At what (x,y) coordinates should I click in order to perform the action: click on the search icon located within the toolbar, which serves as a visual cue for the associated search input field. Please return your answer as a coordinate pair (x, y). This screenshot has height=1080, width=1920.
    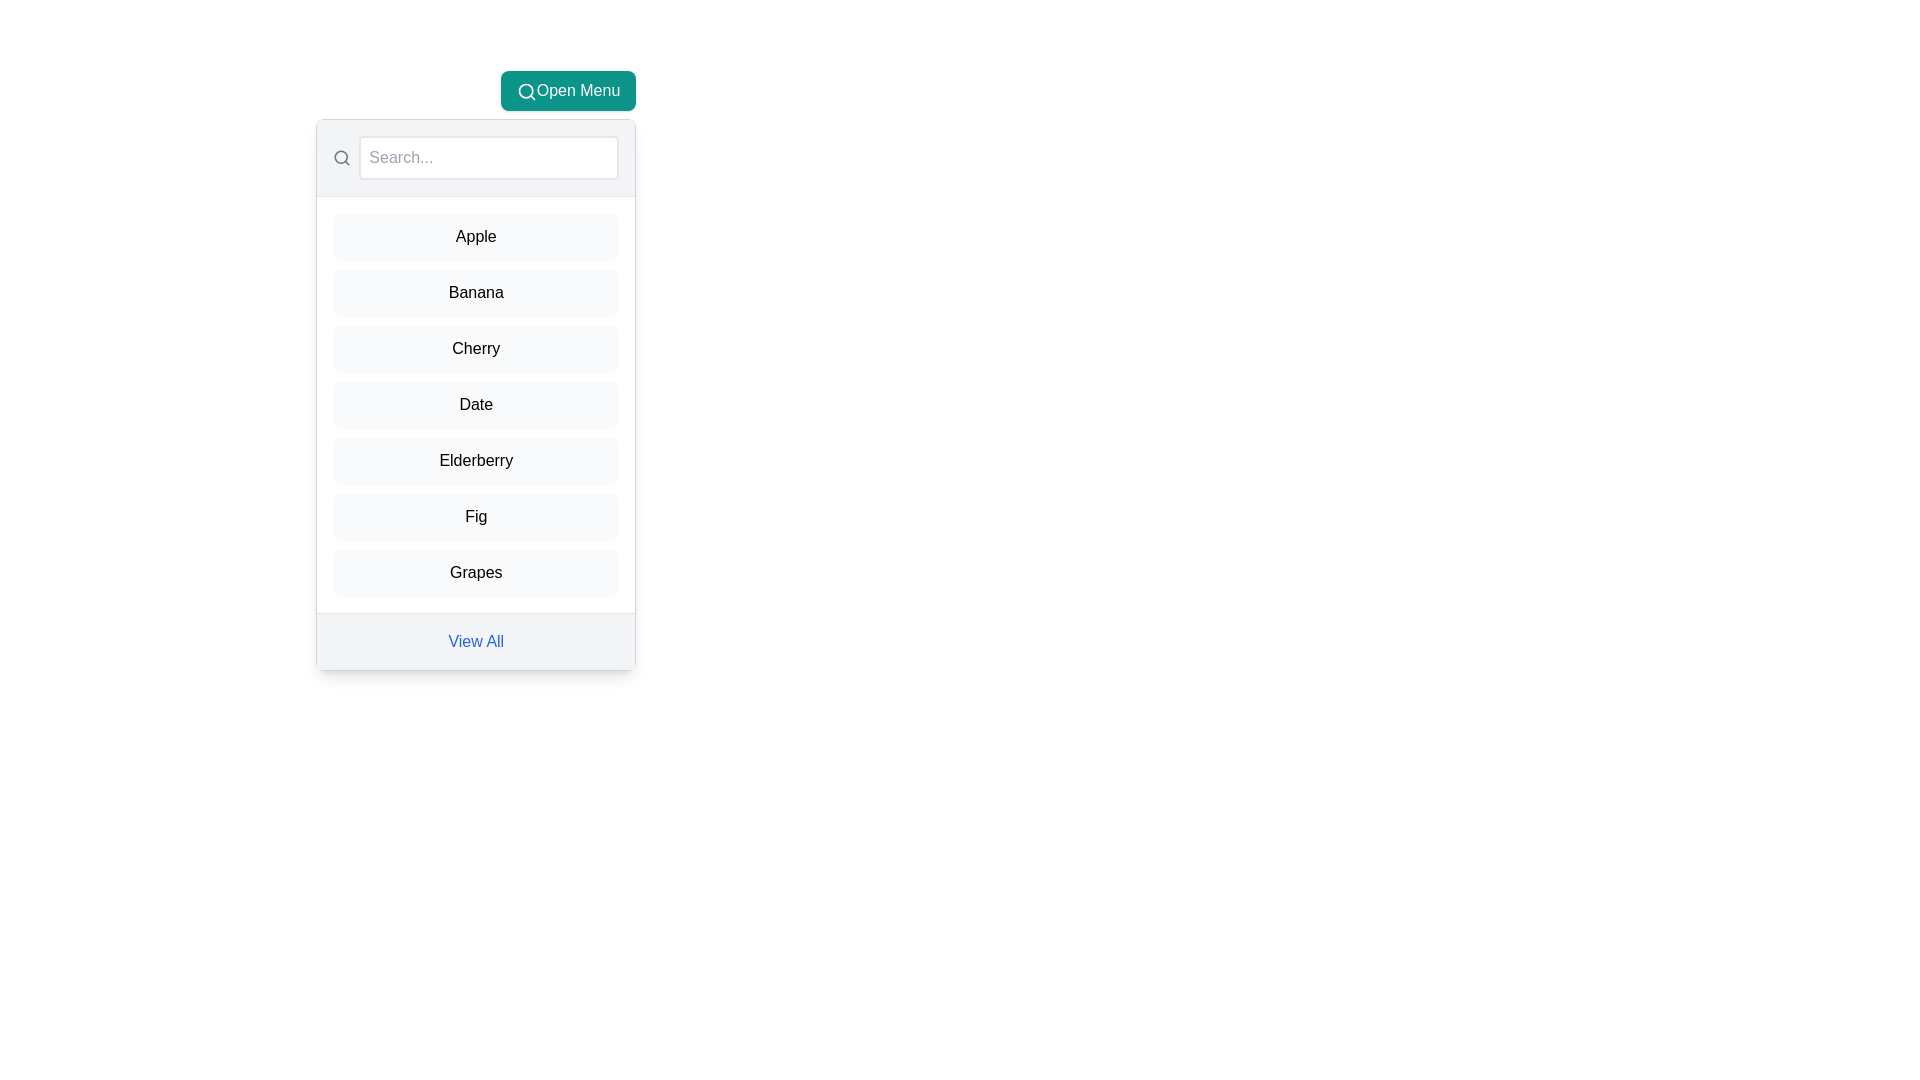
    Looking at the image, I should click on (342, 157).